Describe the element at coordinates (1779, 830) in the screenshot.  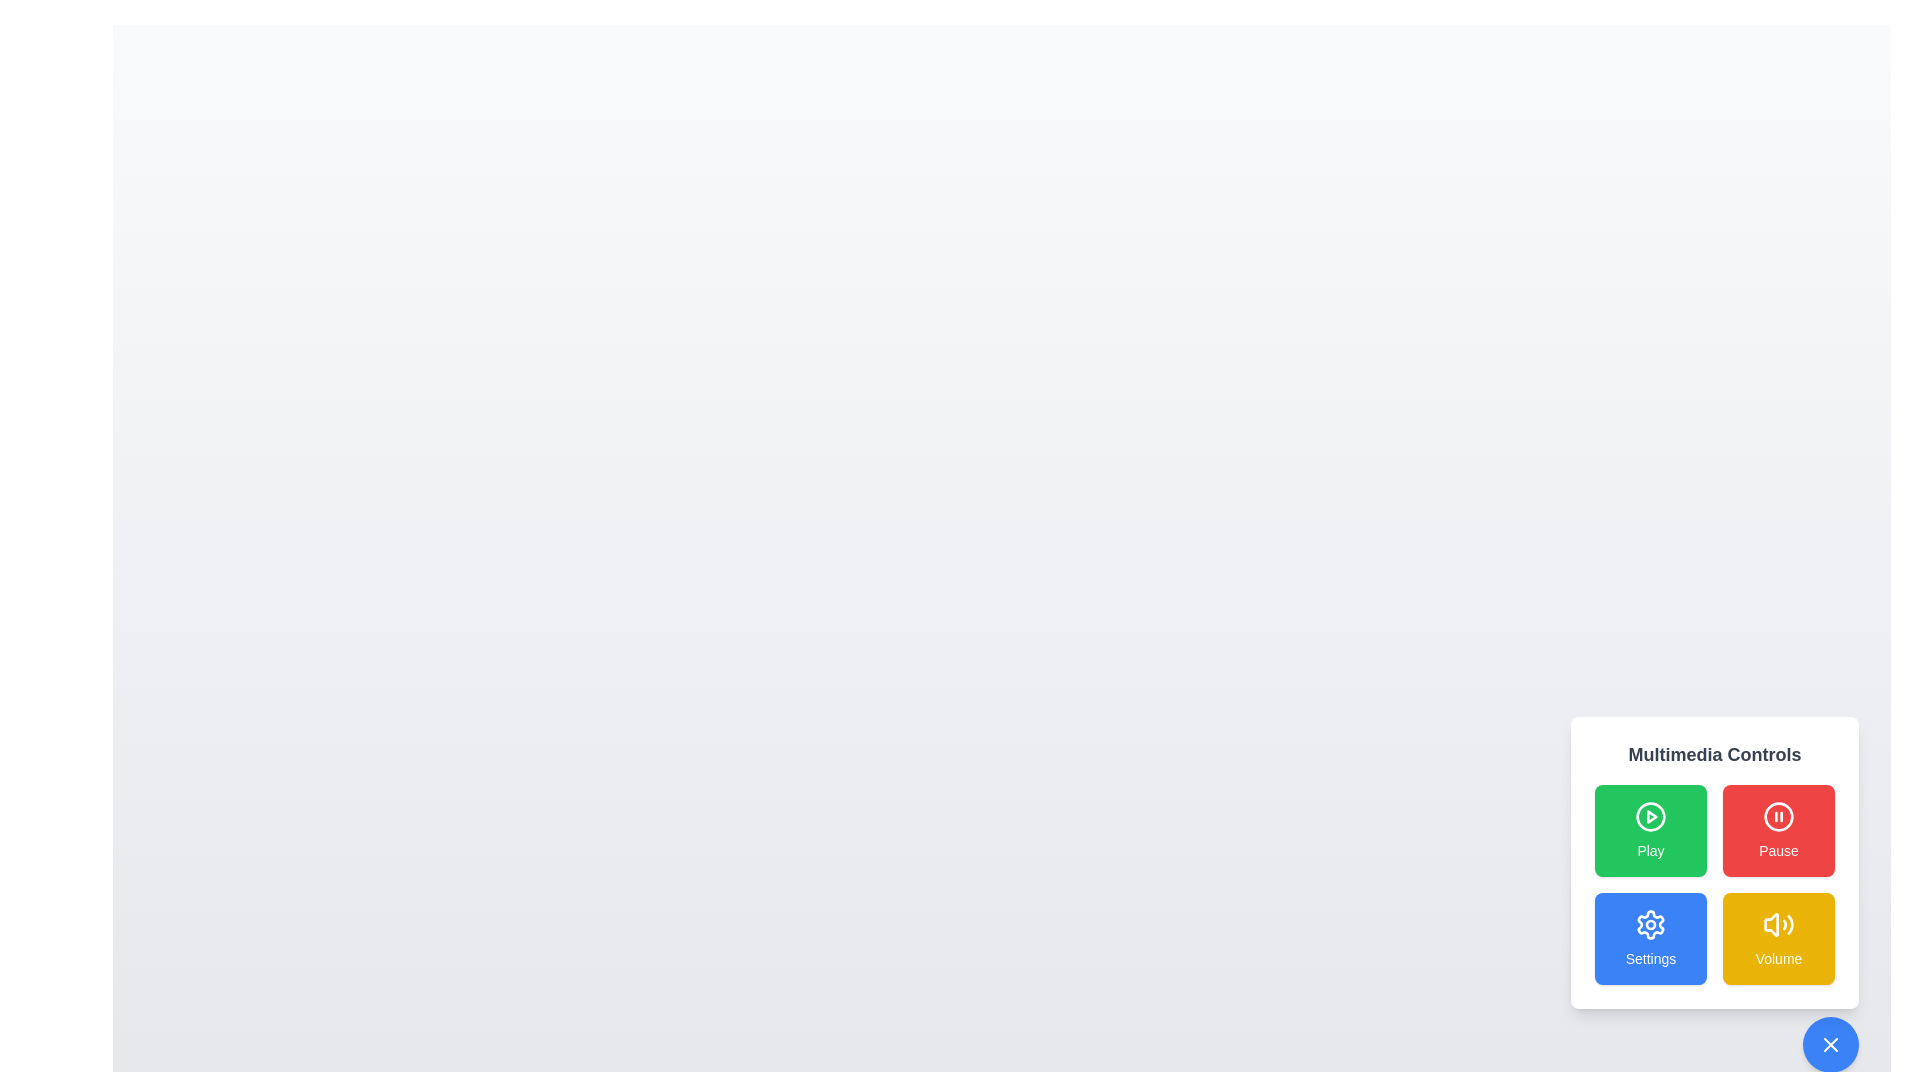
I see `the pause button located in the second column of the first row within the multimedia controls grid` at that location.